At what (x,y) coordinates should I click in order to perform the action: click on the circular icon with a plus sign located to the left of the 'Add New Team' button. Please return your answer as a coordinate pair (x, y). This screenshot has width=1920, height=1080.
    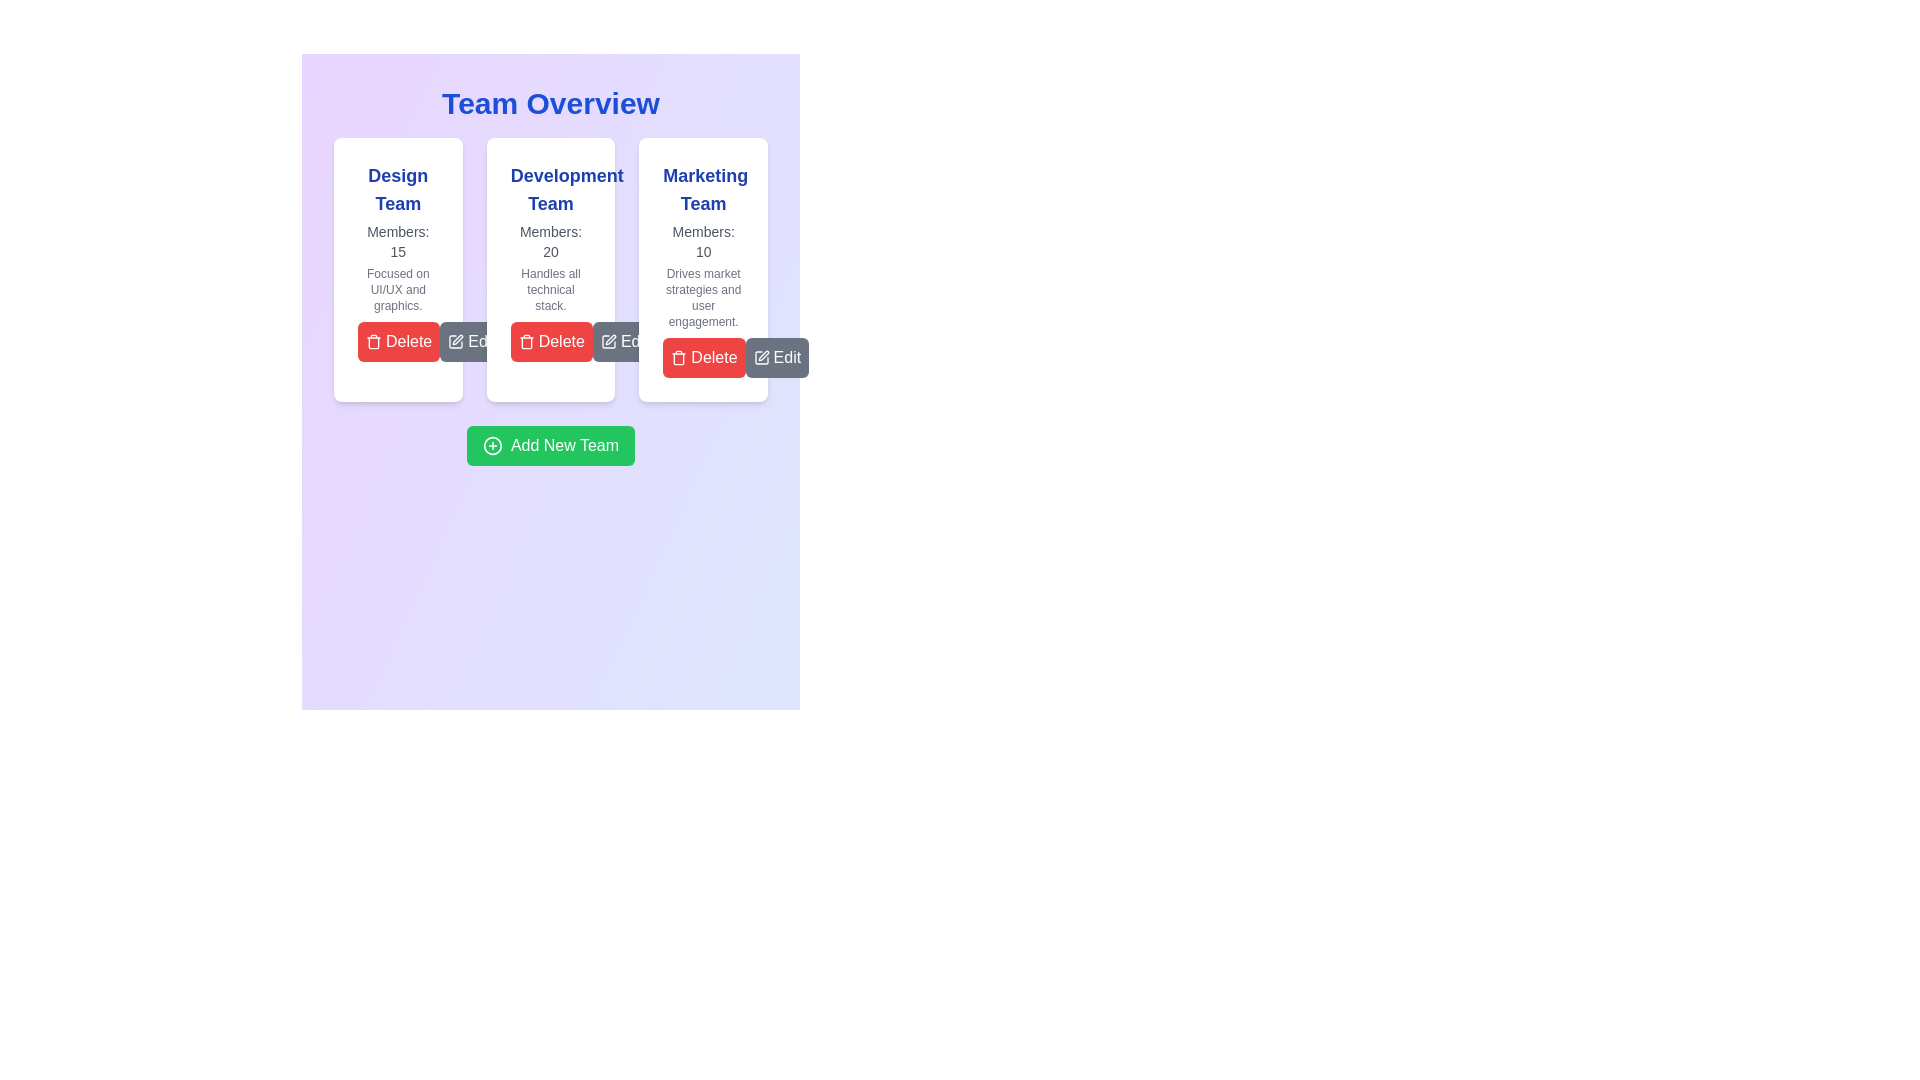
    Looking at the image, I should click on (492, 445).